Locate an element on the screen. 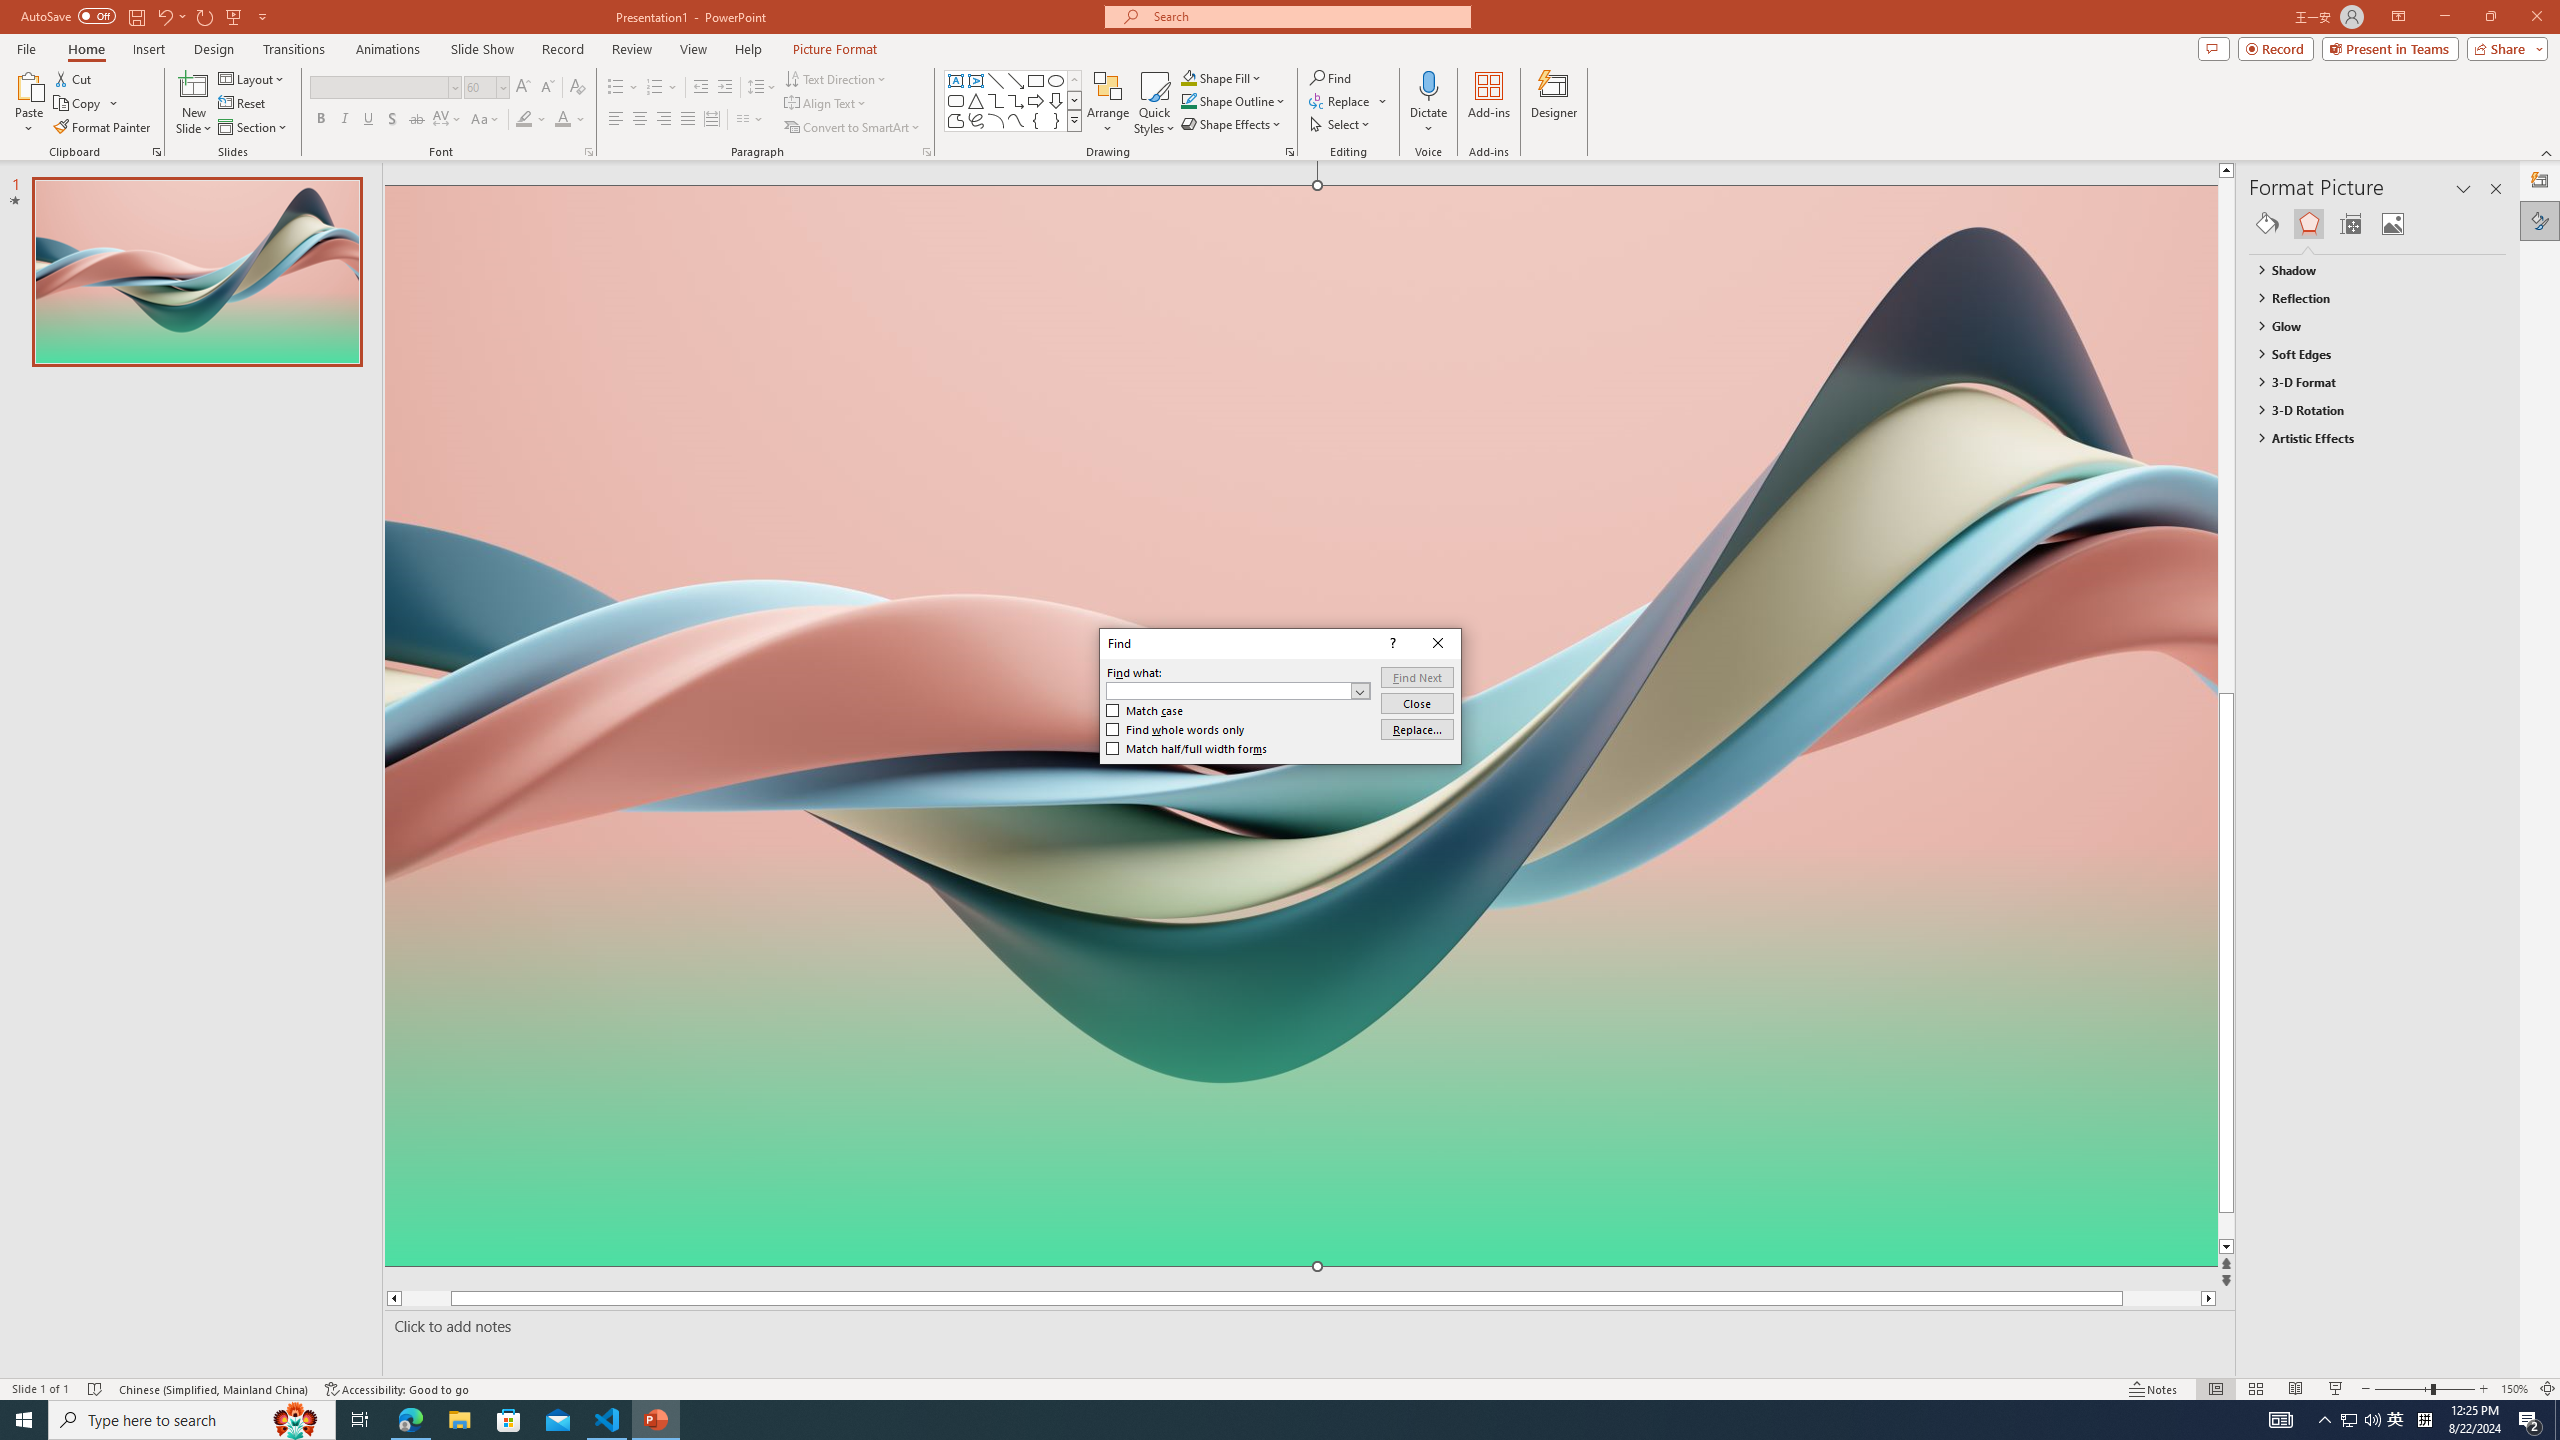 The image size is (2560, 1440). 'Decrease Indent' is located at coordinates (701, 87).